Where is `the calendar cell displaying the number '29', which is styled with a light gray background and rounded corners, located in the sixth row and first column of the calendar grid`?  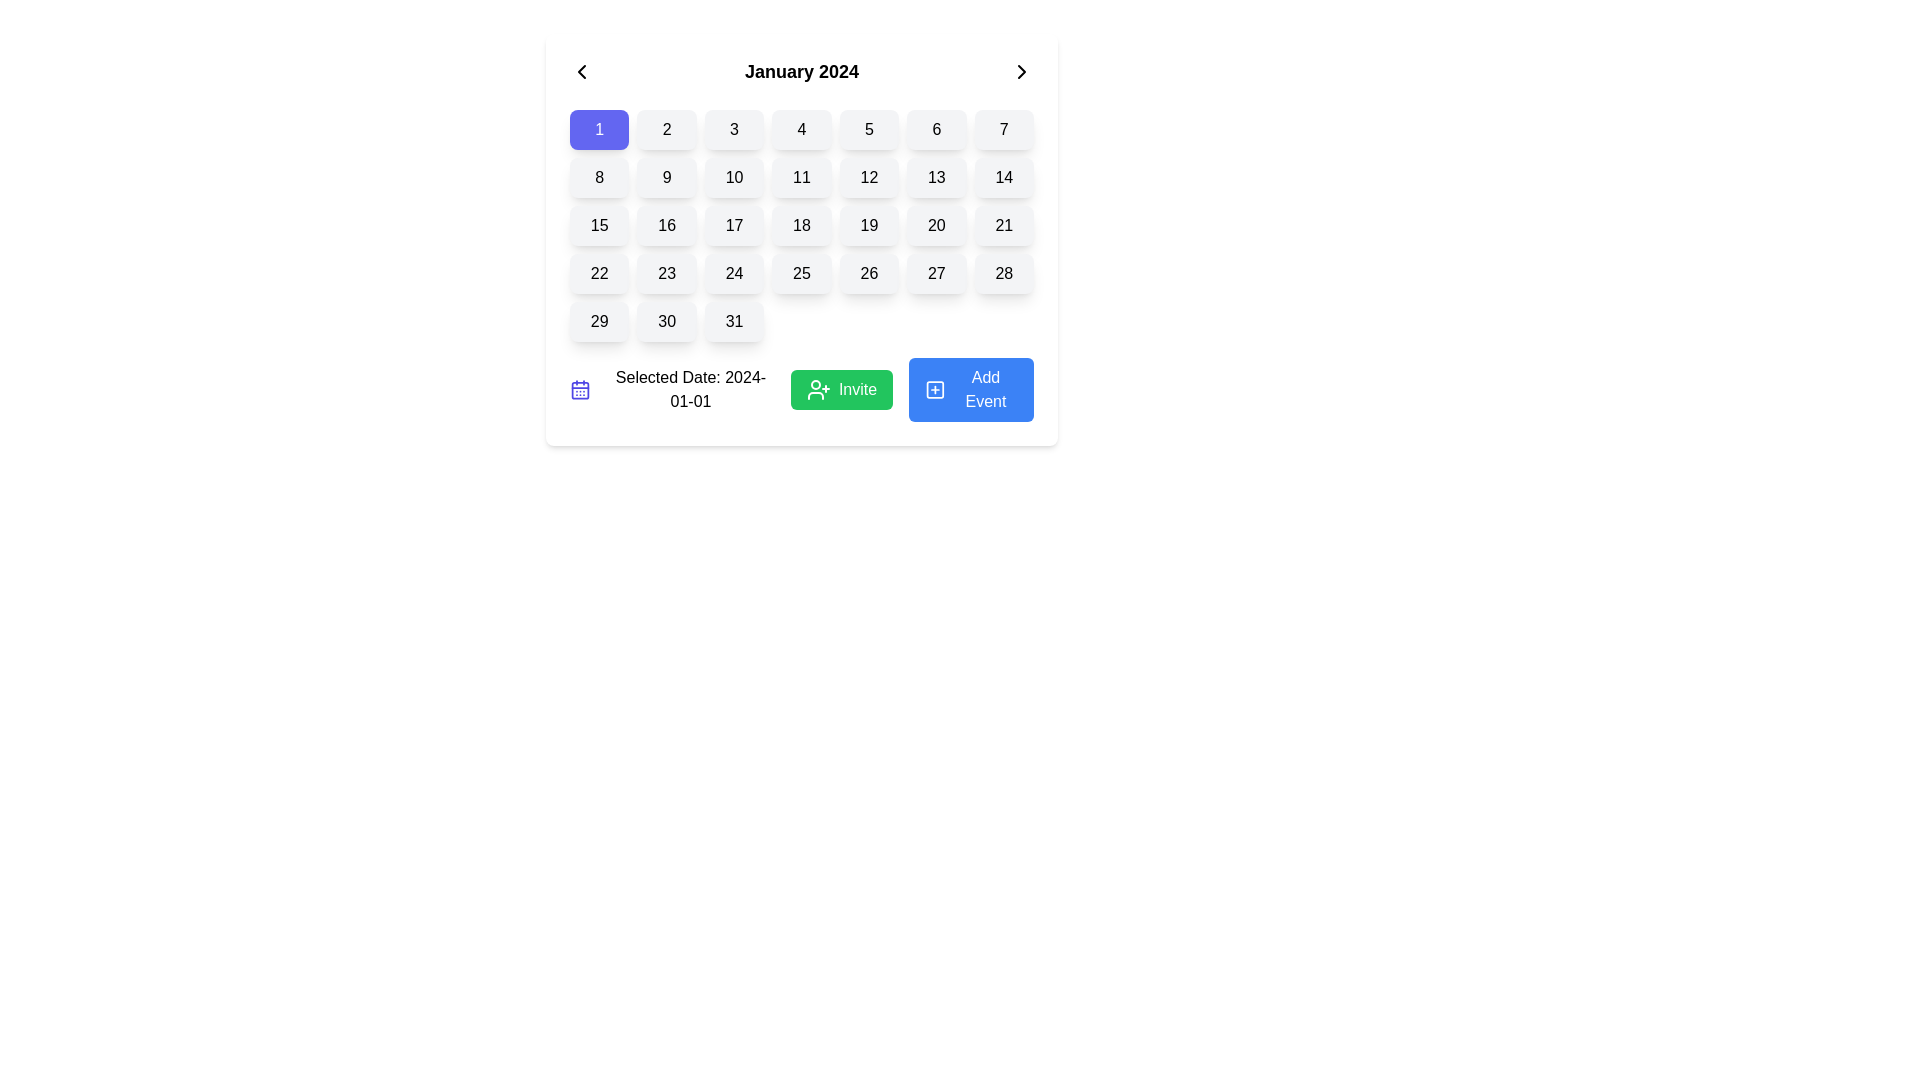
the calendar cell displaying the number '29', which is styled with a light gray background and rounded corners, located in the sixth row and first column of the calendar grid is located at coordinates (598, 320).